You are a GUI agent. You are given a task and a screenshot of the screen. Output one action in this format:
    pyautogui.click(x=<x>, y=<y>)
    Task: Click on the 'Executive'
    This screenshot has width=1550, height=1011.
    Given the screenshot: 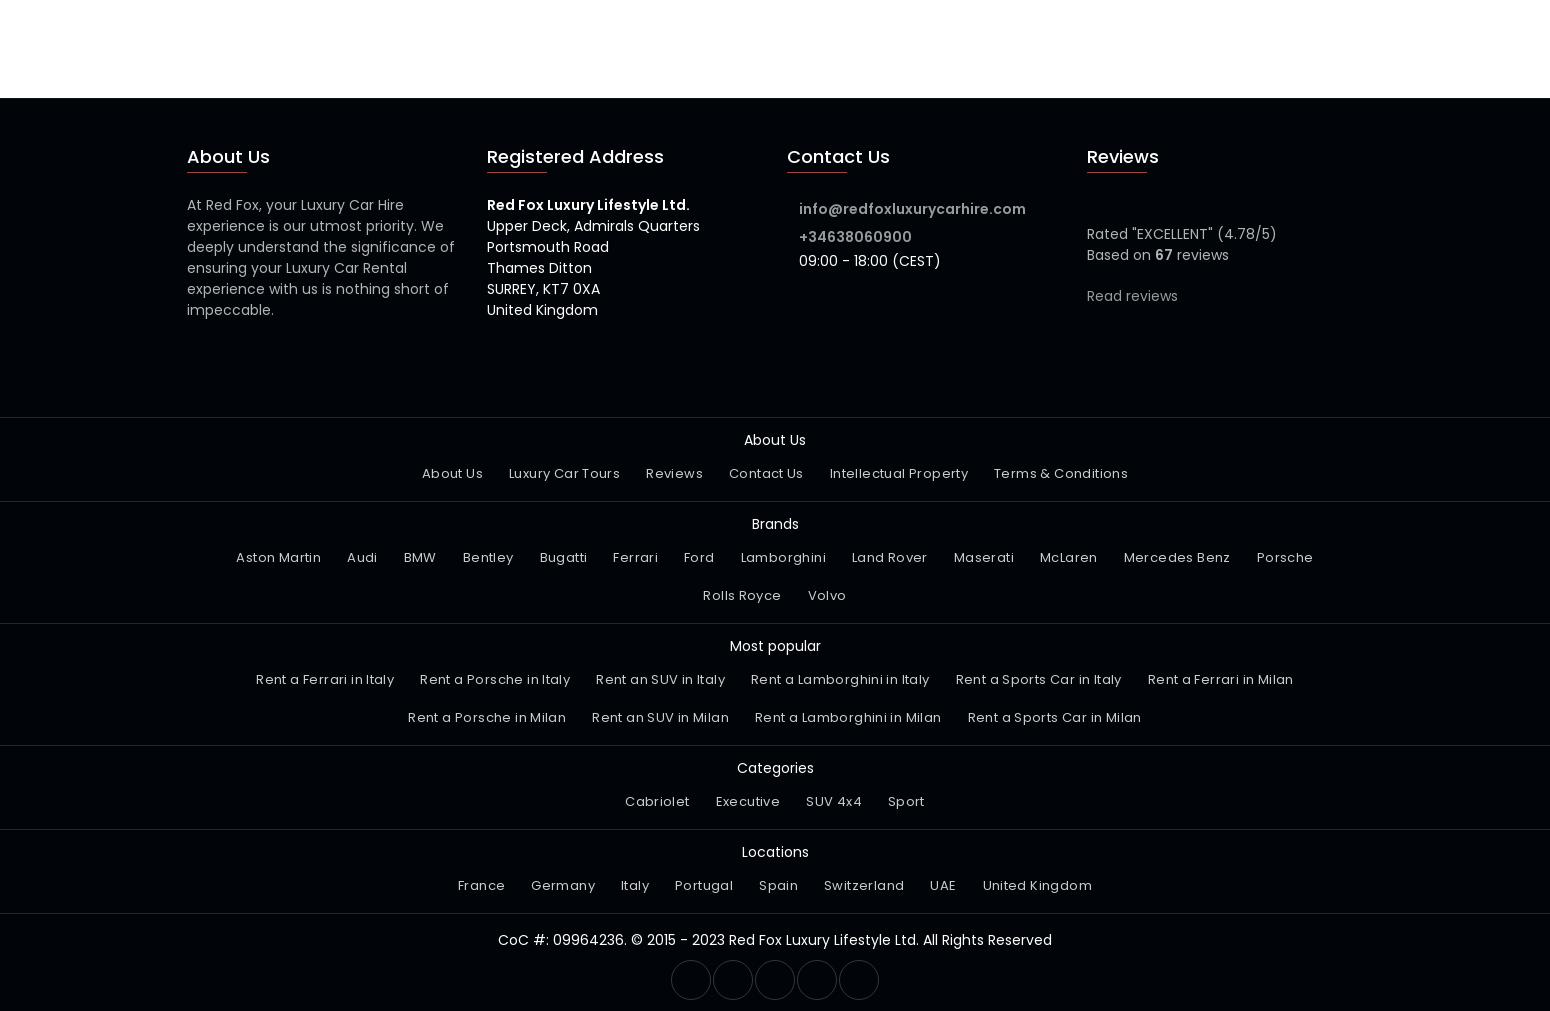 What is the action you would take?
    pyautogui.click(x=747, y=800)
    